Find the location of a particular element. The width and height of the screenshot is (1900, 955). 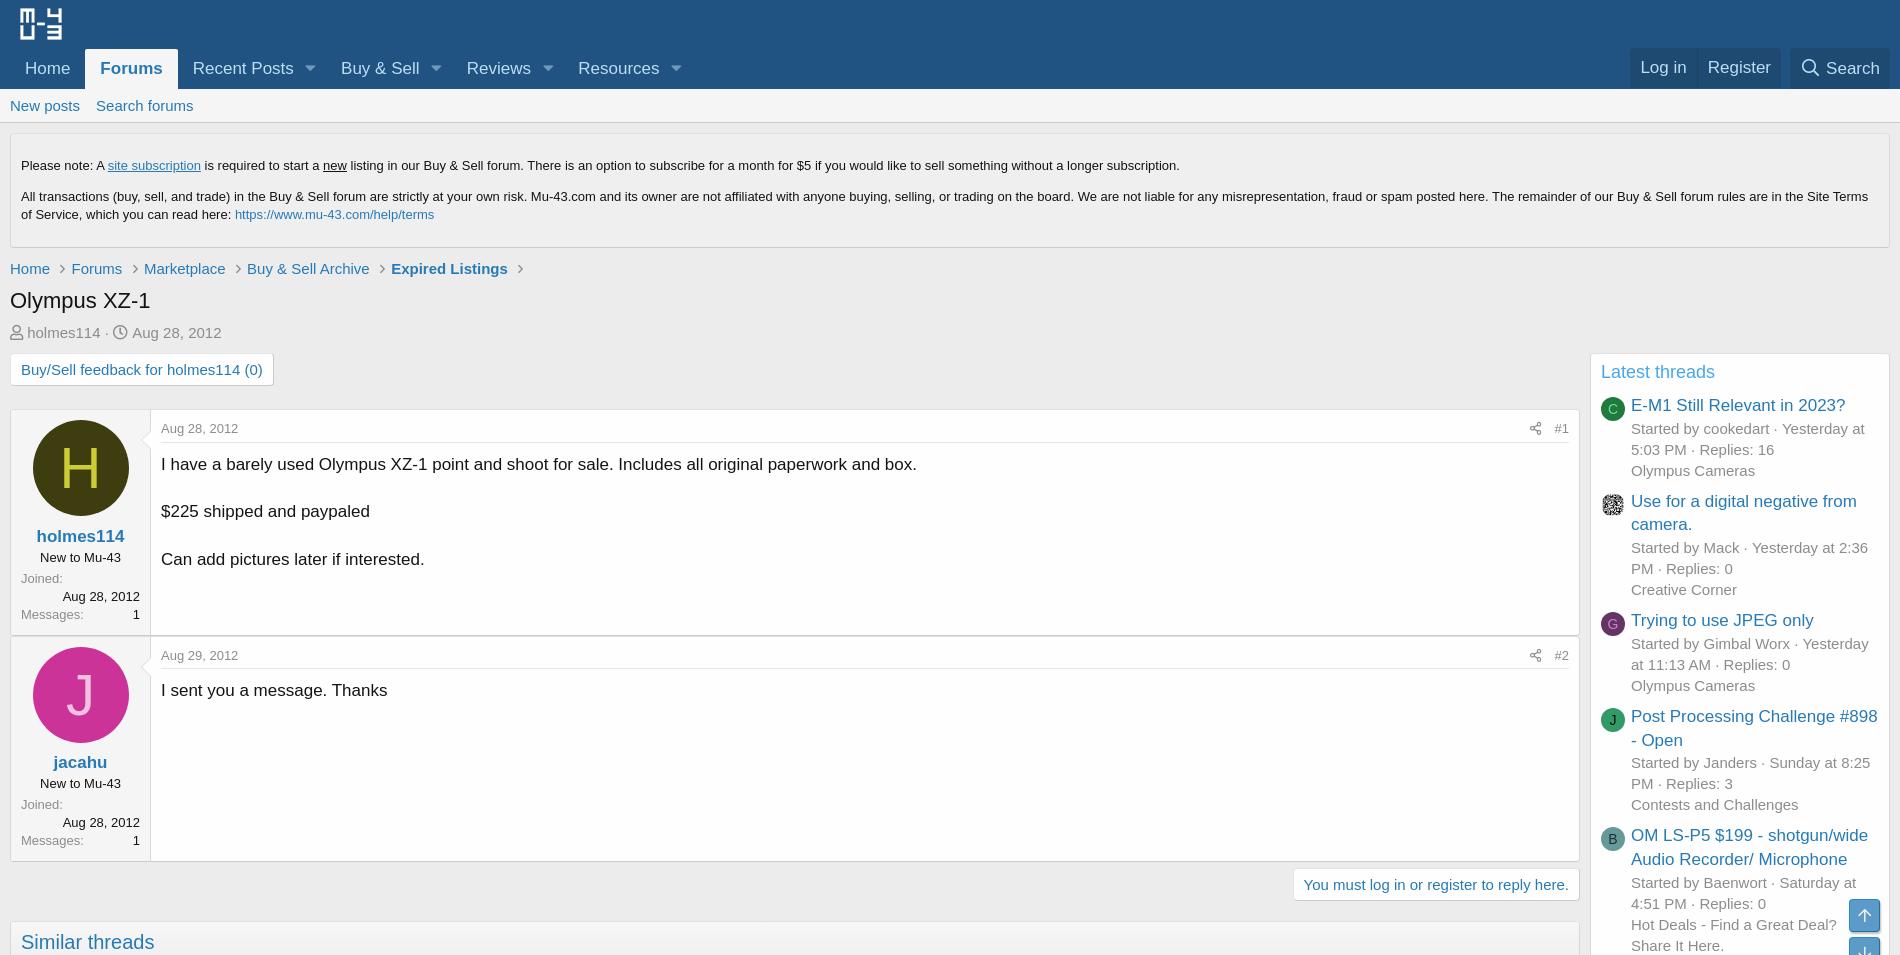

'E-M1 Still Relevant in 2023?' is located at coordinates (1736, 403).